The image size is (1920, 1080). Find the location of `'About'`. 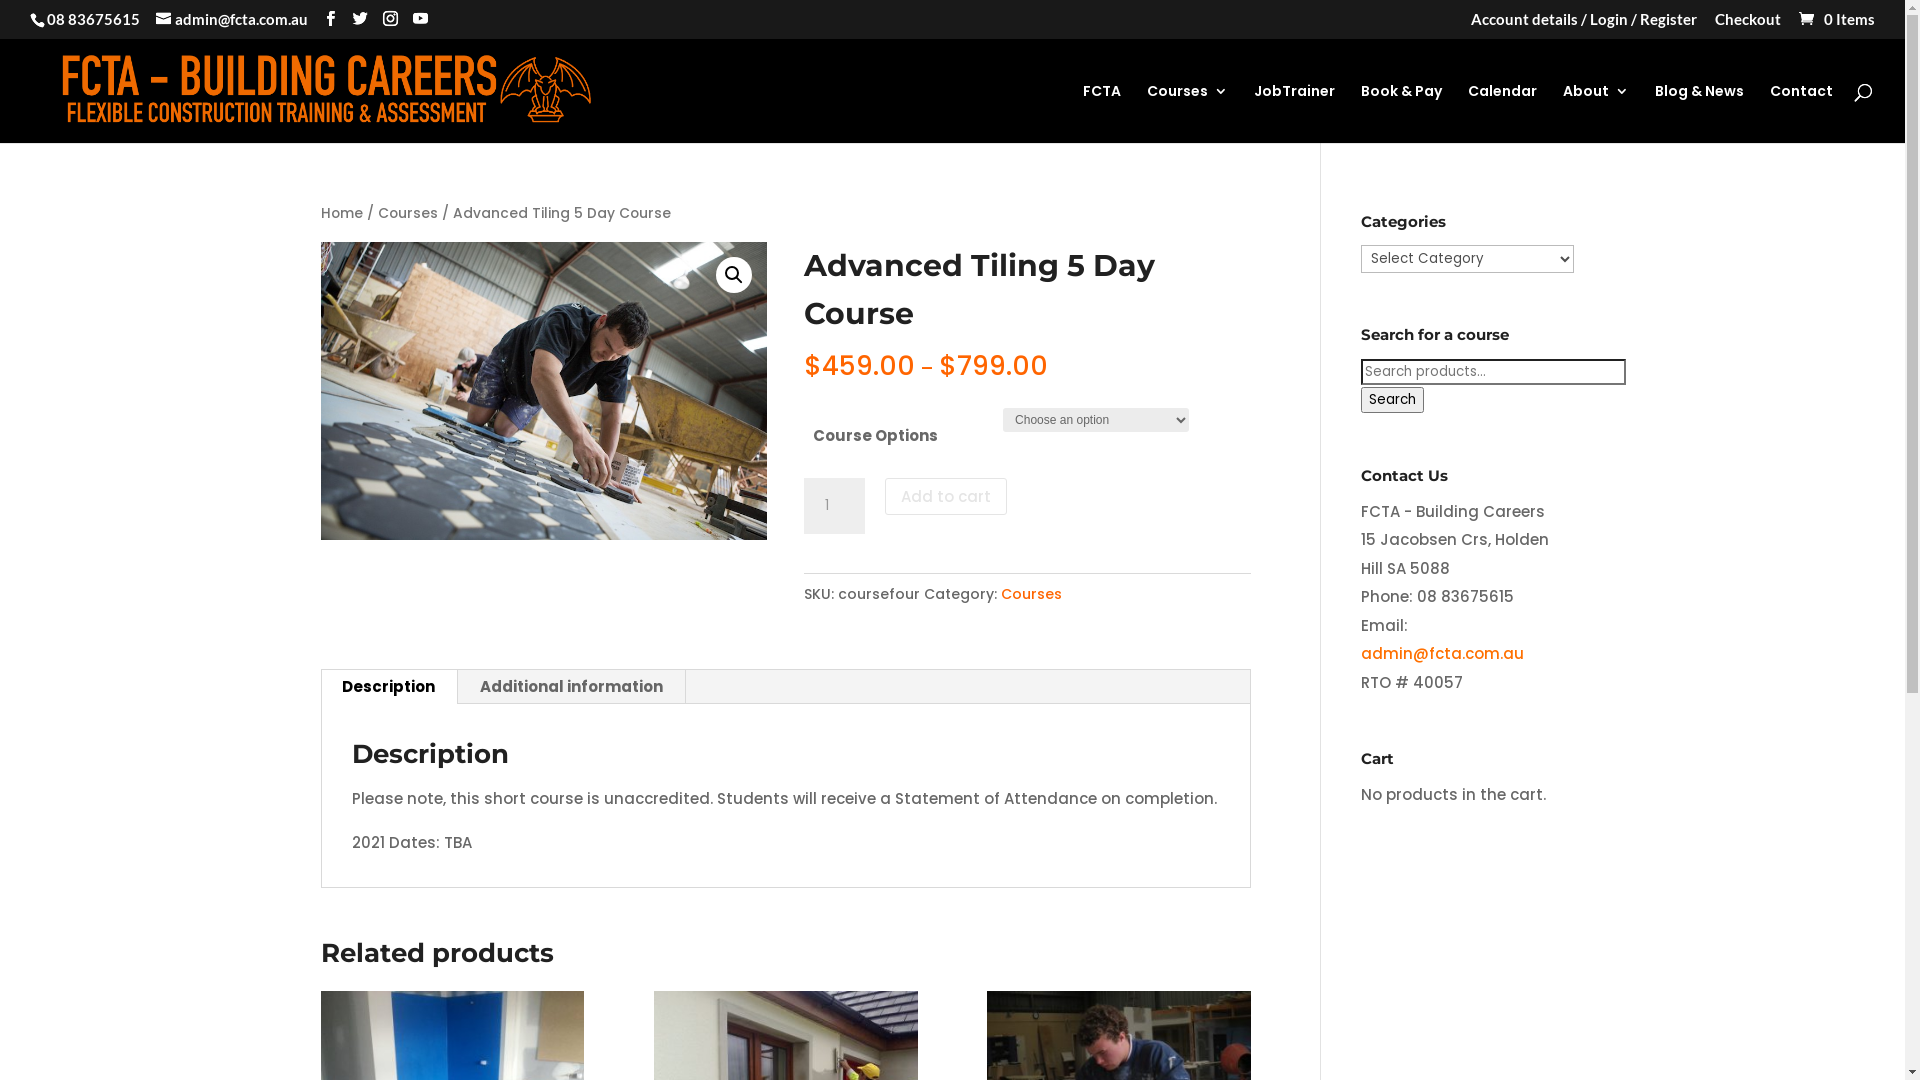

'About' is located at coordinates (1595, 113).